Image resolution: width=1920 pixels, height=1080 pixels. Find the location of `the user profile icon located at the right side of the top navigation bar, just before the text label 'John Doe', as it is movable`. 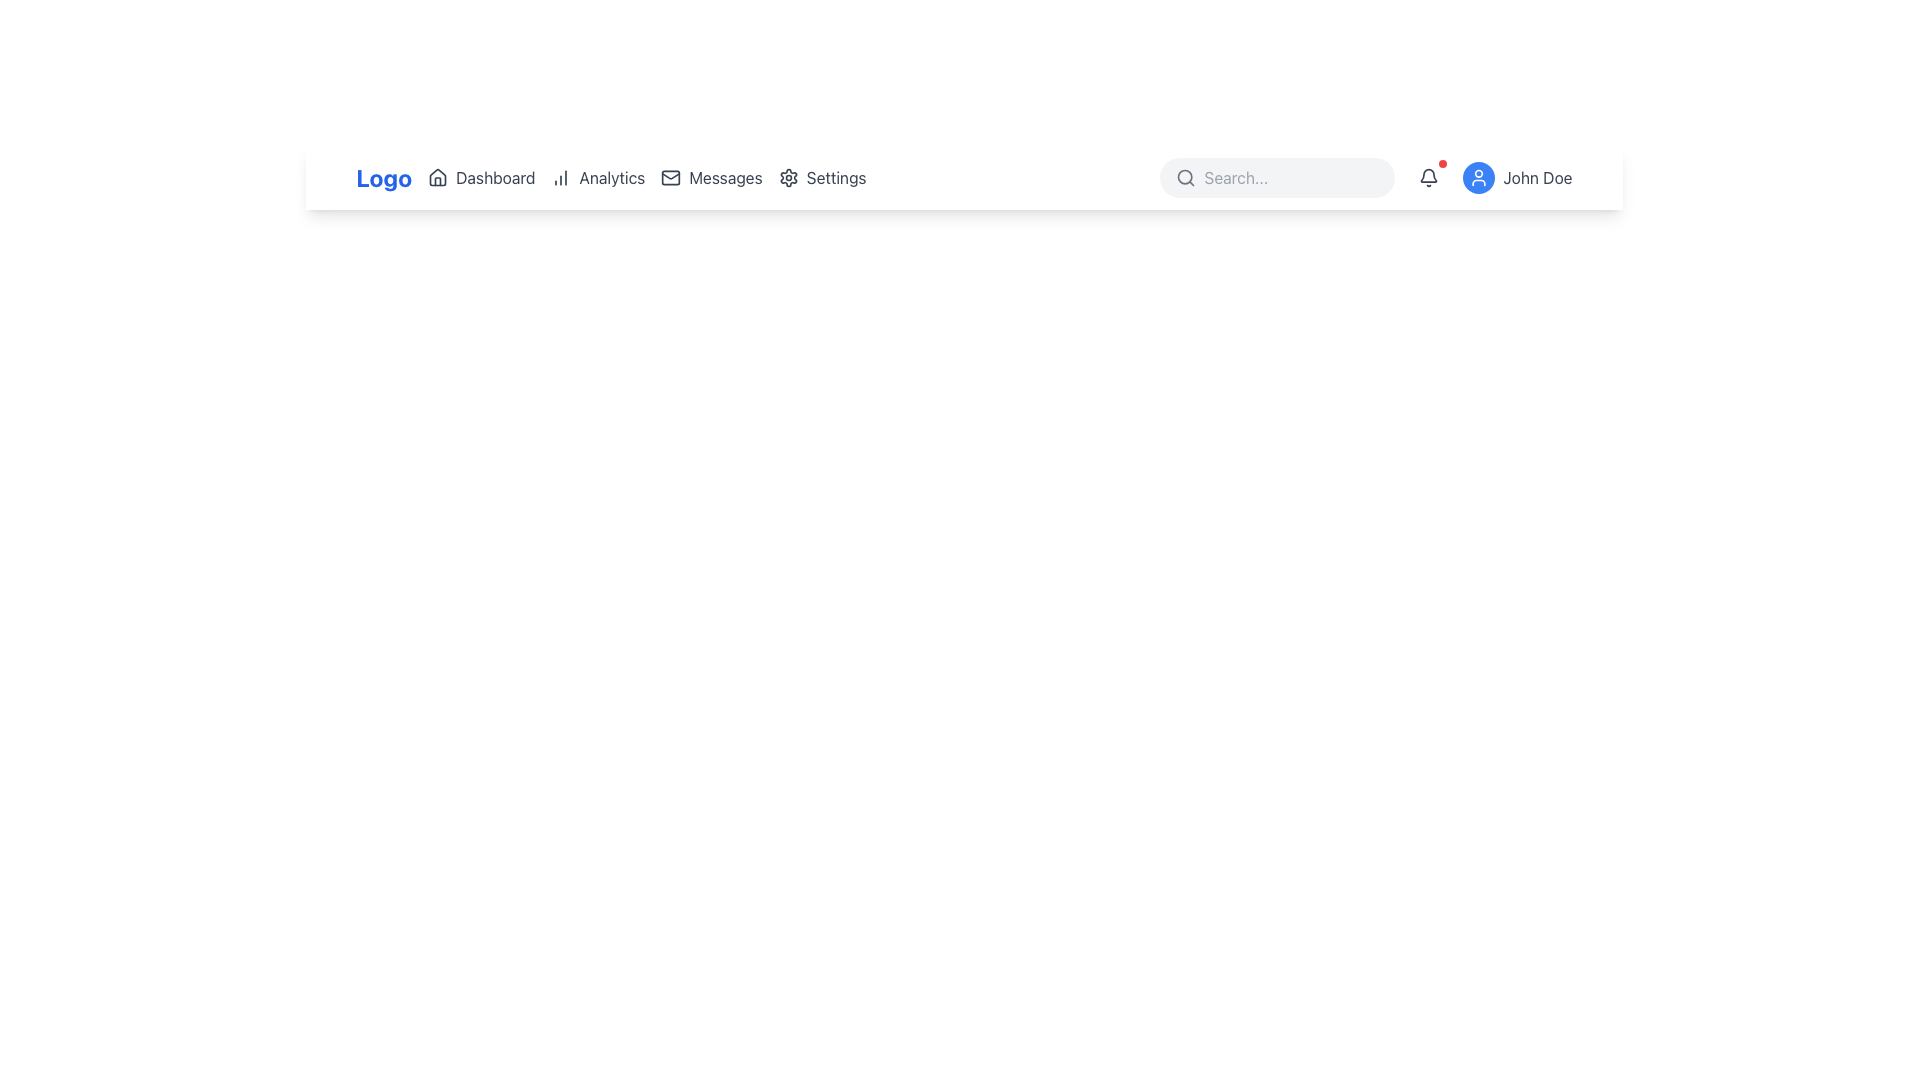

the user profile icon located at the right side of the top navigation bar, just before the text label 'John Doe', as it is movable is located at coordinates (1479, 176).